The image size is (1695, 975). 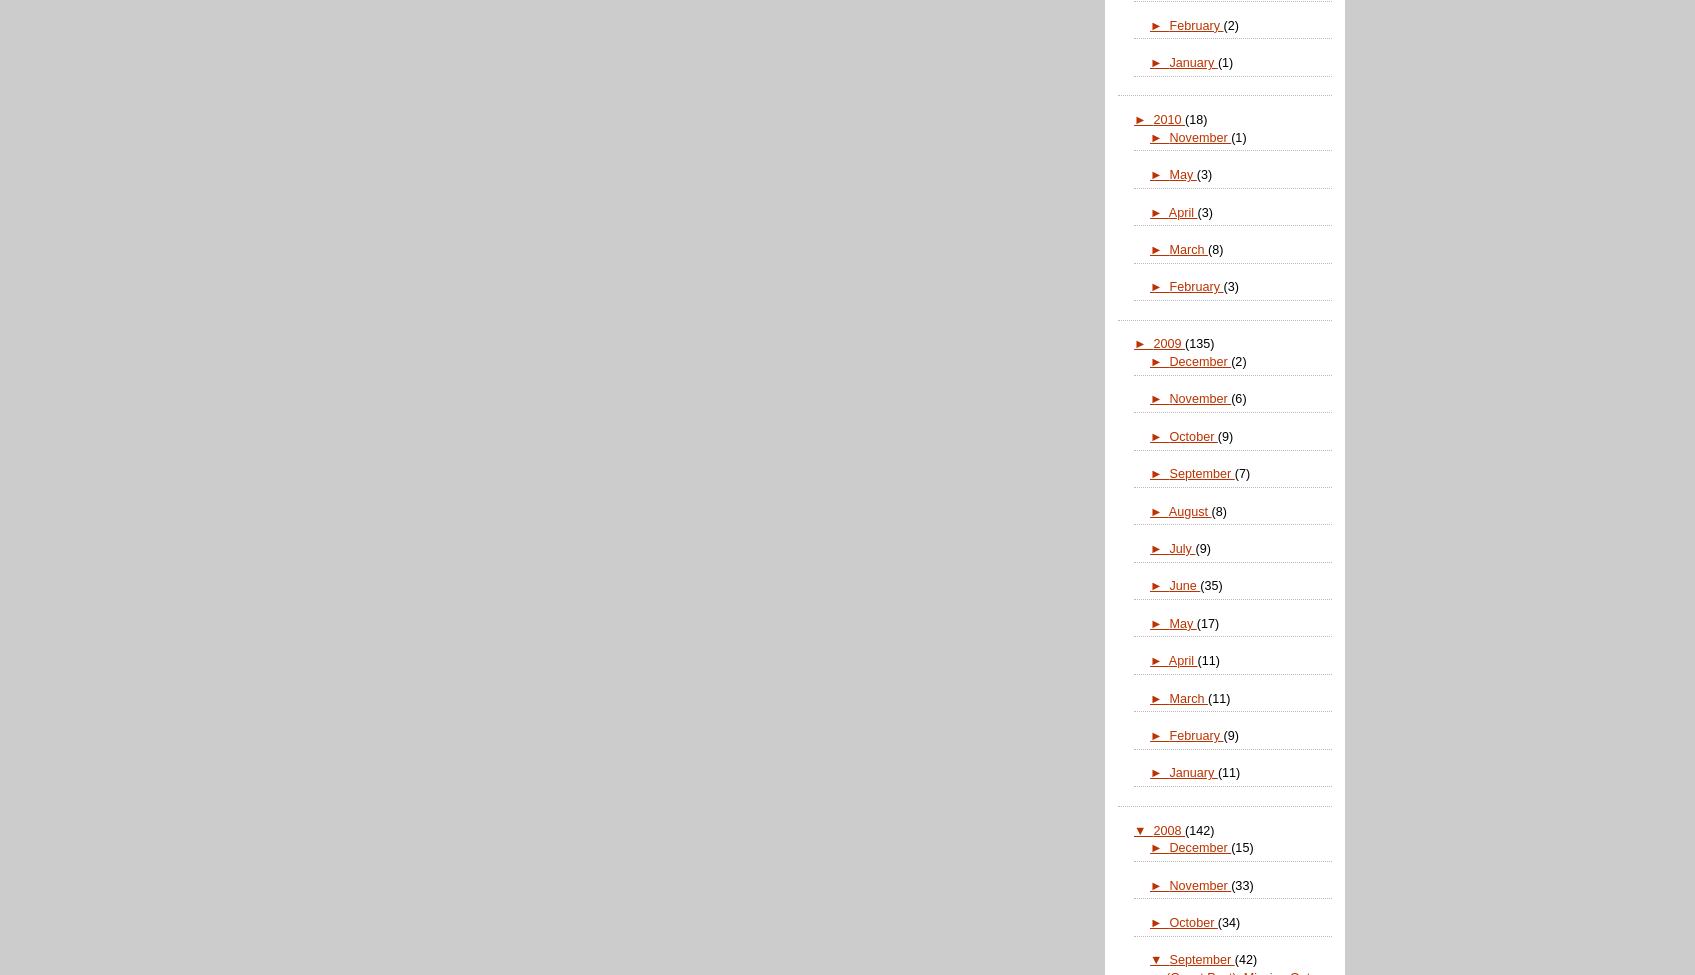 What do you see at coordinates (1199, 342) in the screenshot?
I see `'(135)'` at bounding box center [1199, 342].